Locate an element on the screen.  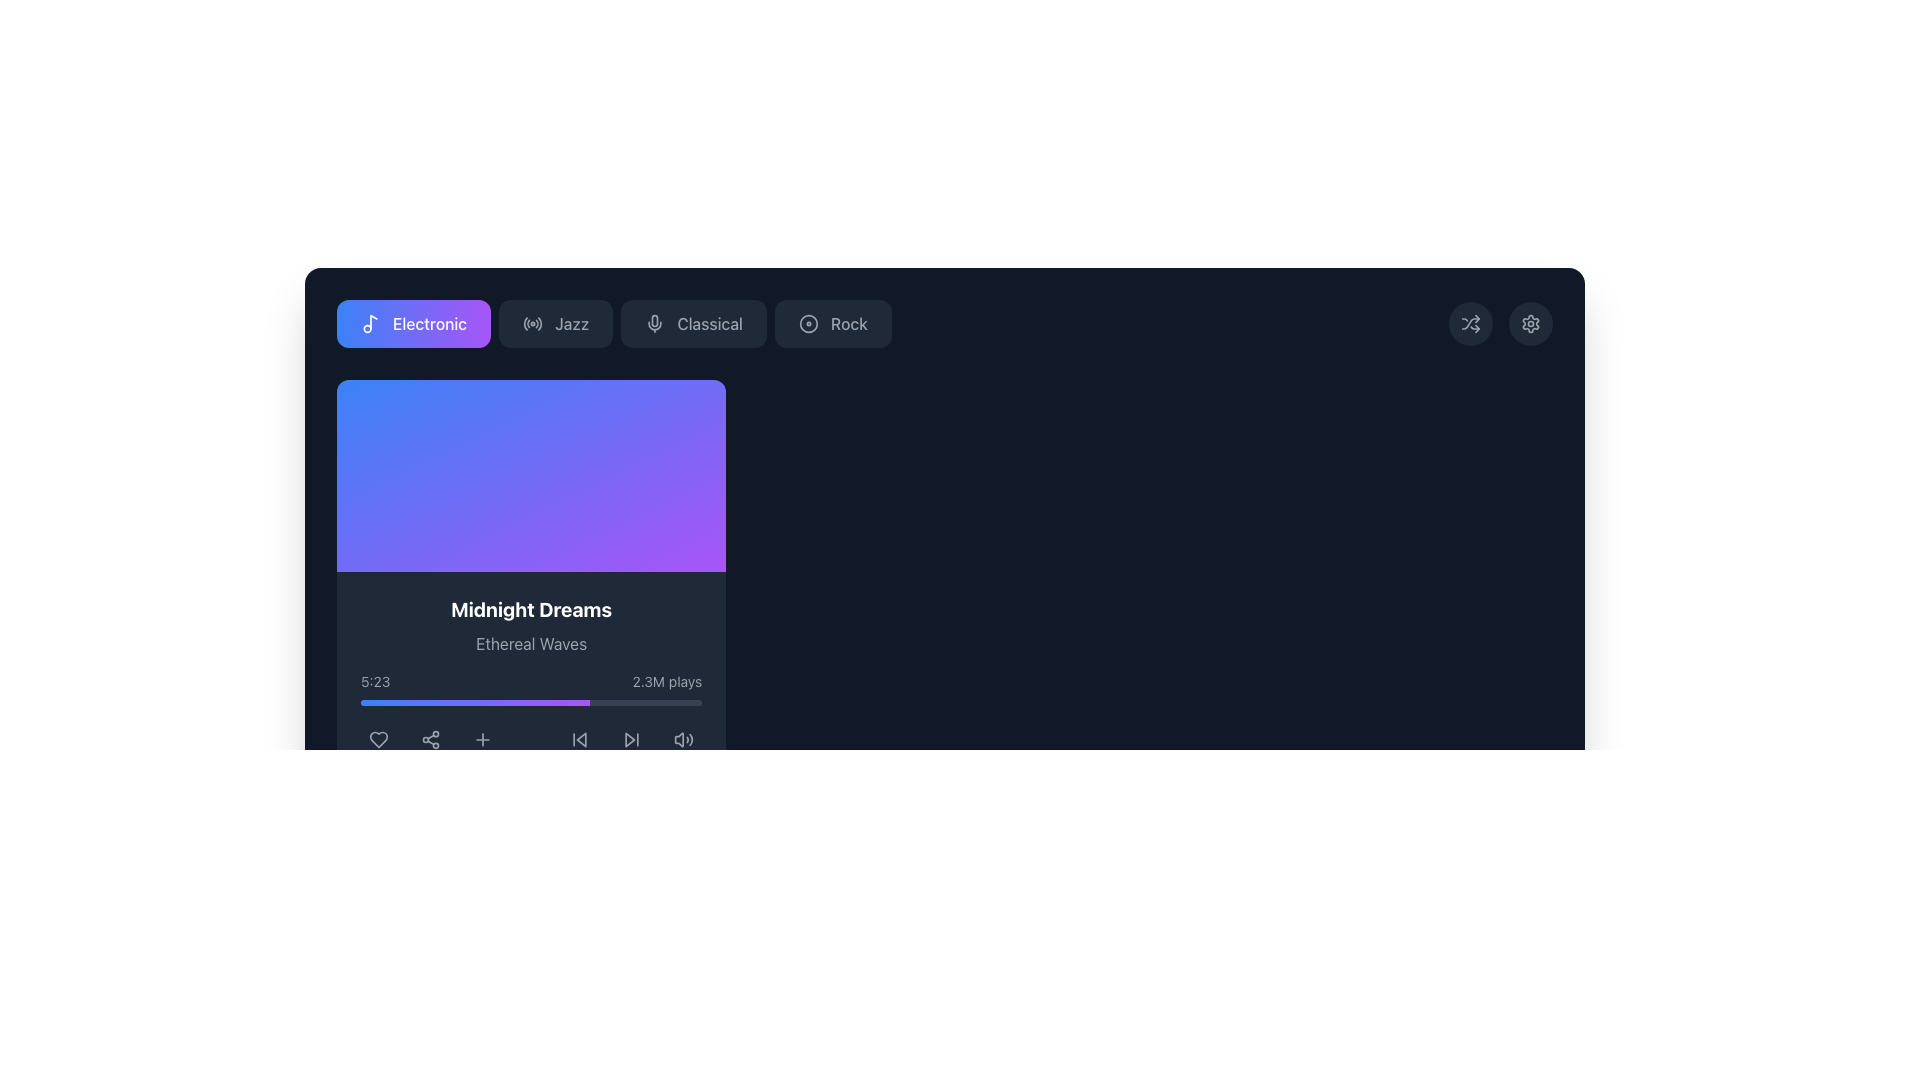
the slider value is located at coordinates (377, 701).